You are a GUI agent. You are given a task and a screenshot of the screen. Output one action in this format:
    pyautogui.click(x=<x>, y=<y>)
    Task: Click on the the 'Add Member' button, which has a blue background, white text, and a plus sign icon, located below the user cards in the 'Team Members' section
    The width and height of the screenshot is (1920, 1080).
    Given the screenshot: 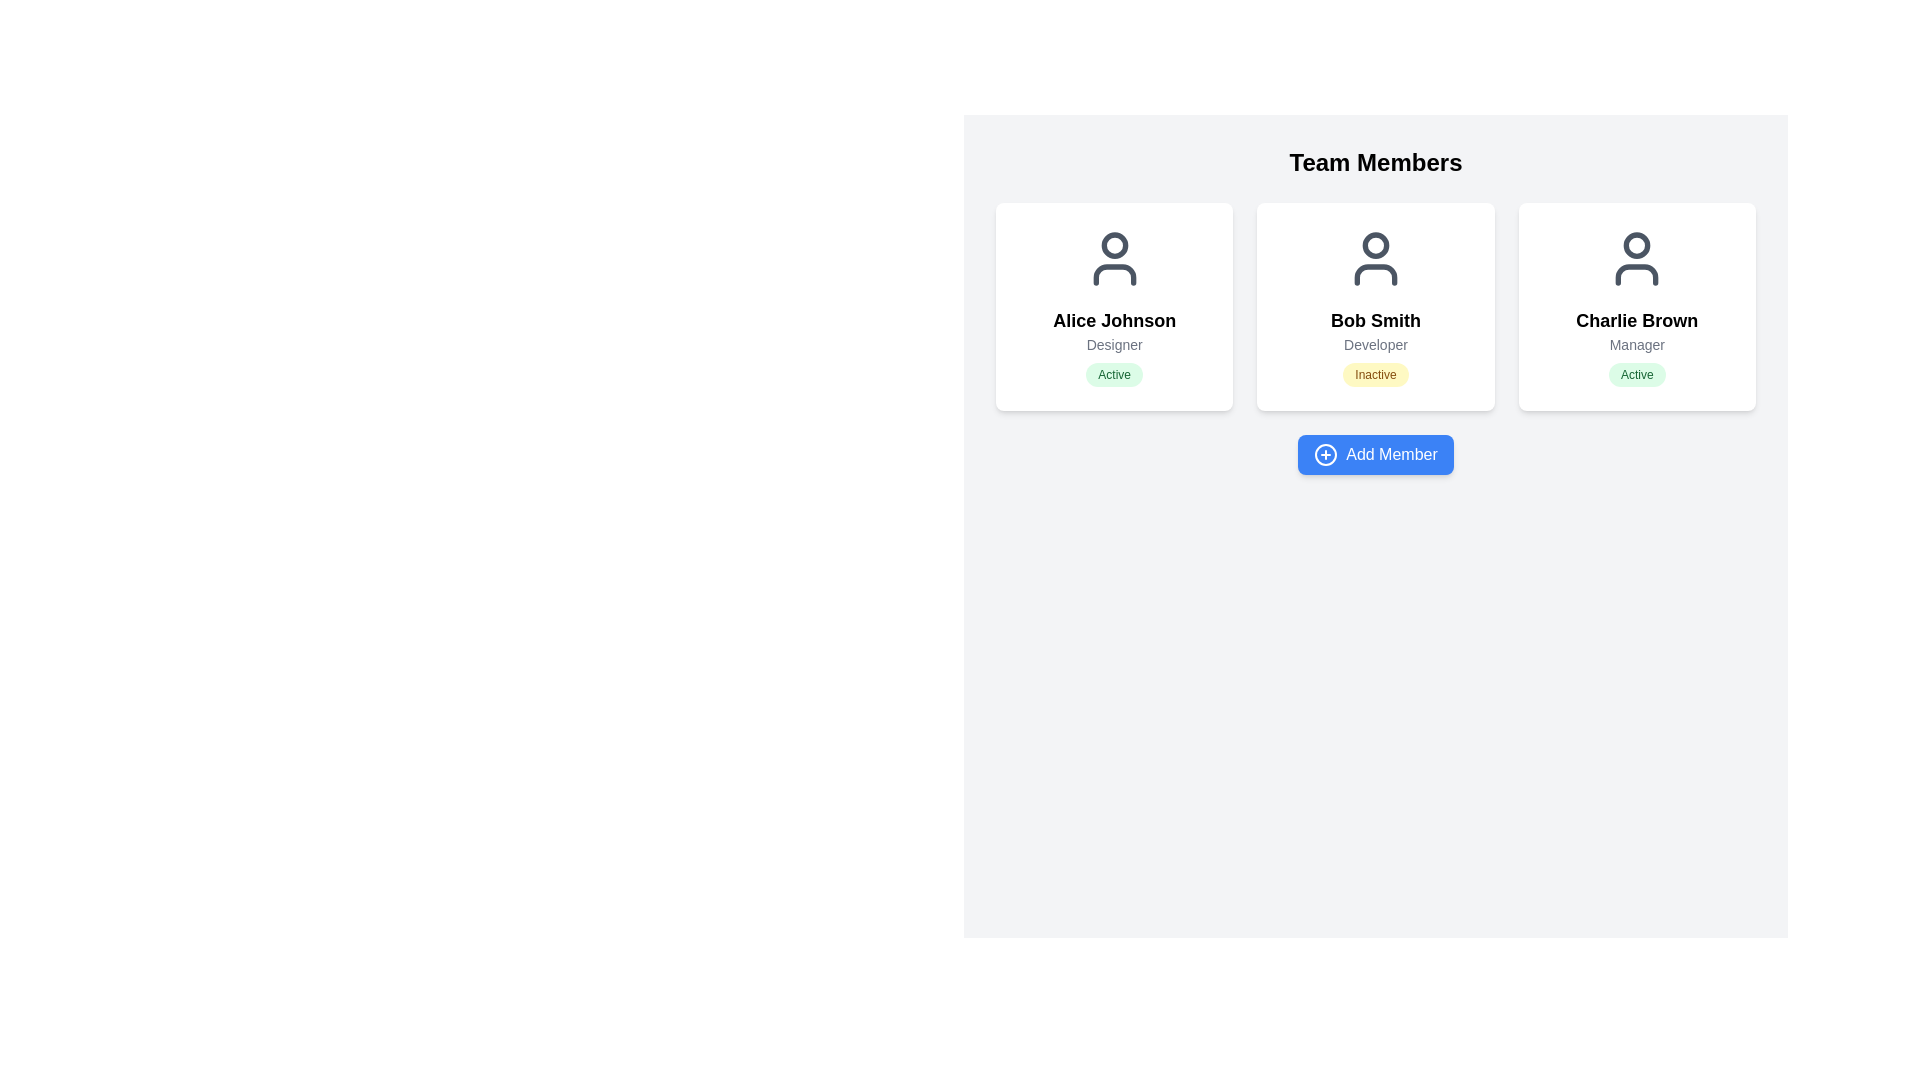 What is the action you would take?
    pyautogui.click(x=1375, y=455)
    